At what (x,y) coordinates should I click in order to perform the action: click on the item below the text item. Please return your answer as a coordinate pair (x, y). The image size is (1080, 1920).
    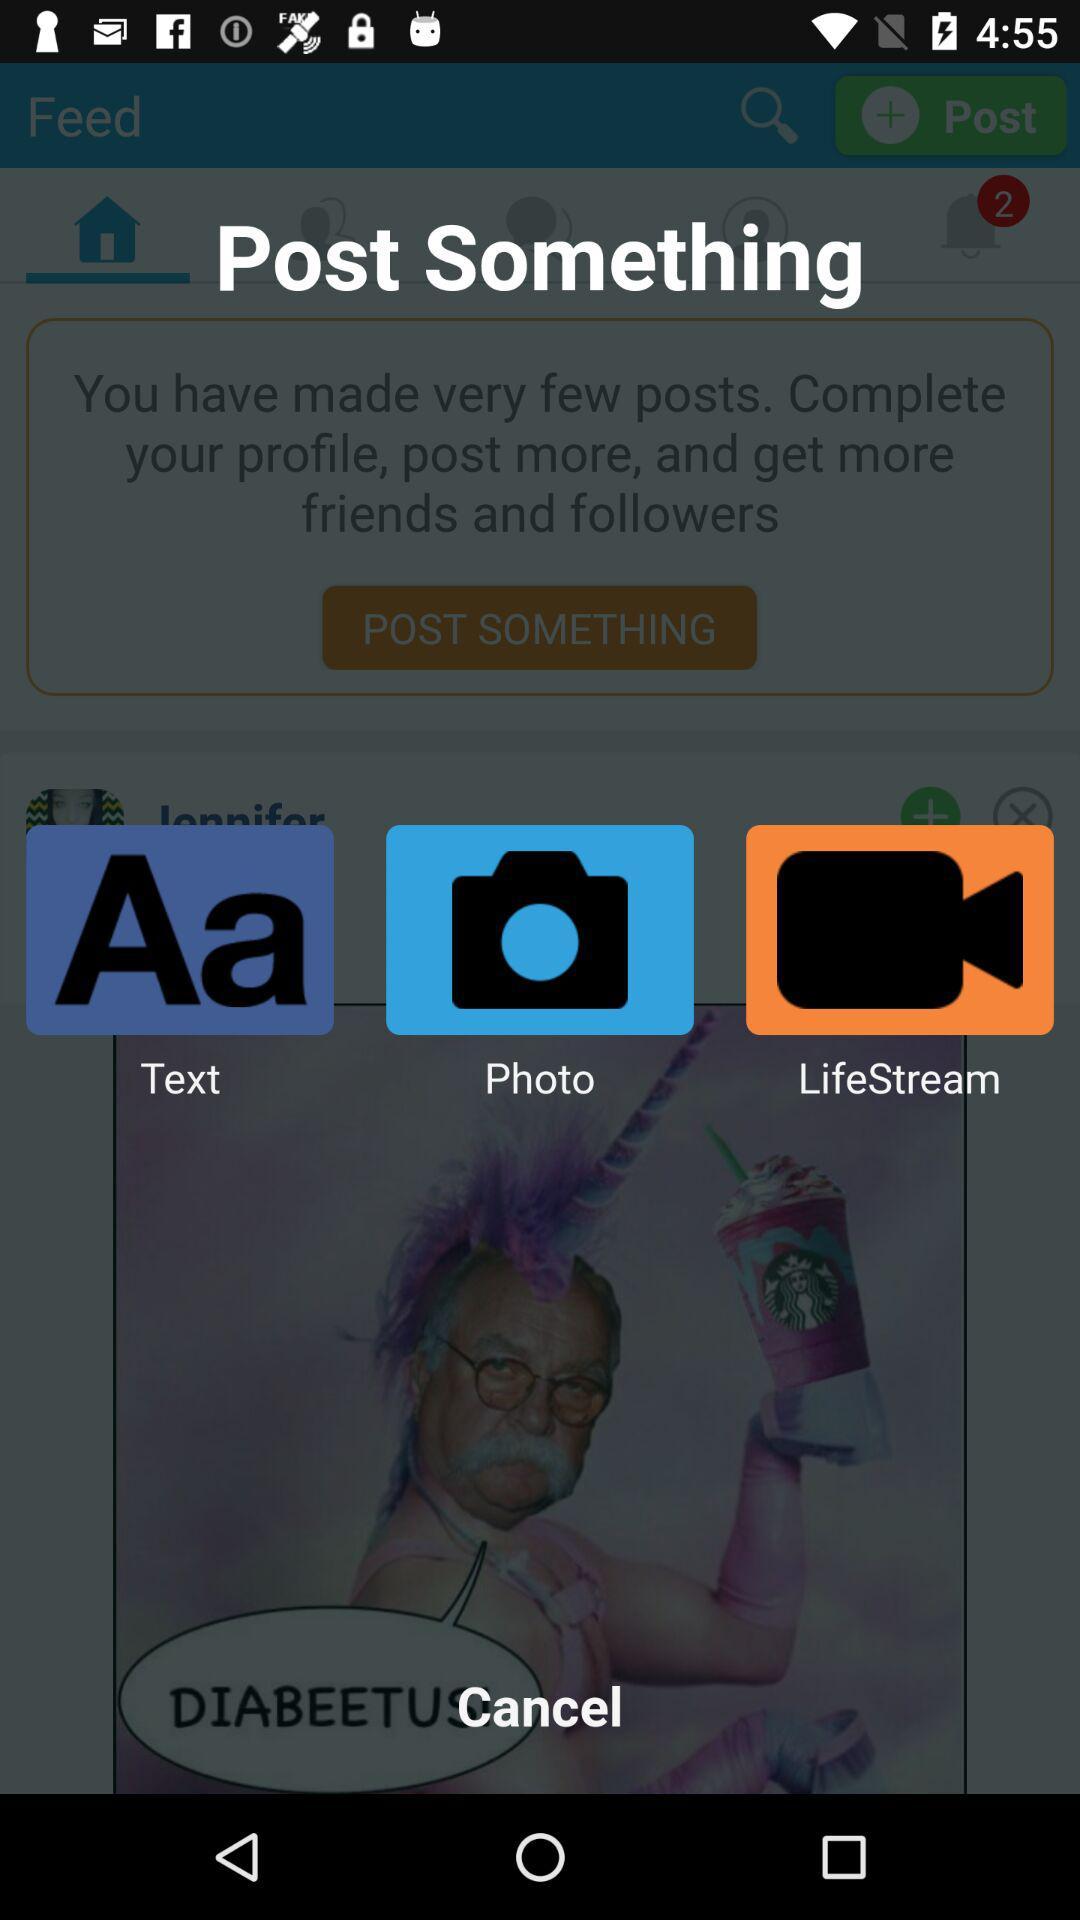
    Looking at the image, I should click on (540, 1704).